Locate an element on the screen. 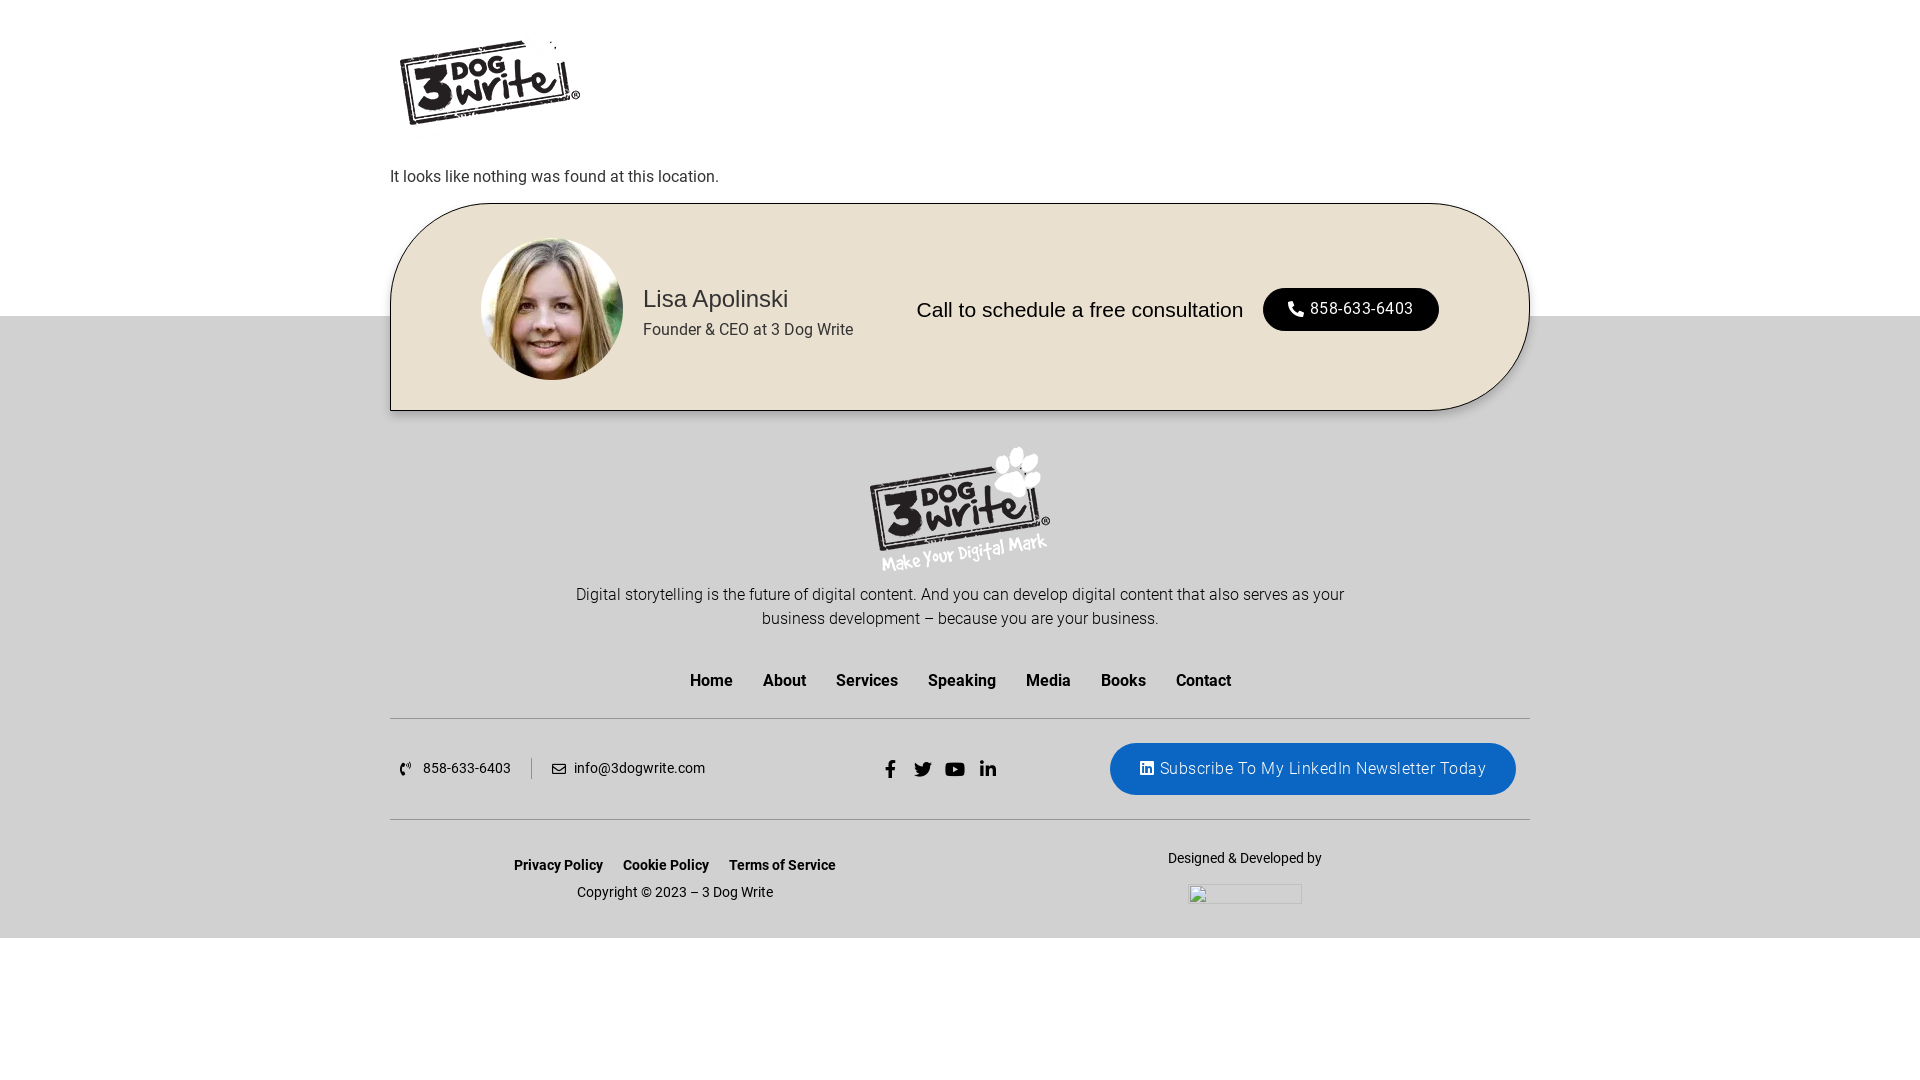  'info@3dogwrite.com' is located at coordinates (627, 767).